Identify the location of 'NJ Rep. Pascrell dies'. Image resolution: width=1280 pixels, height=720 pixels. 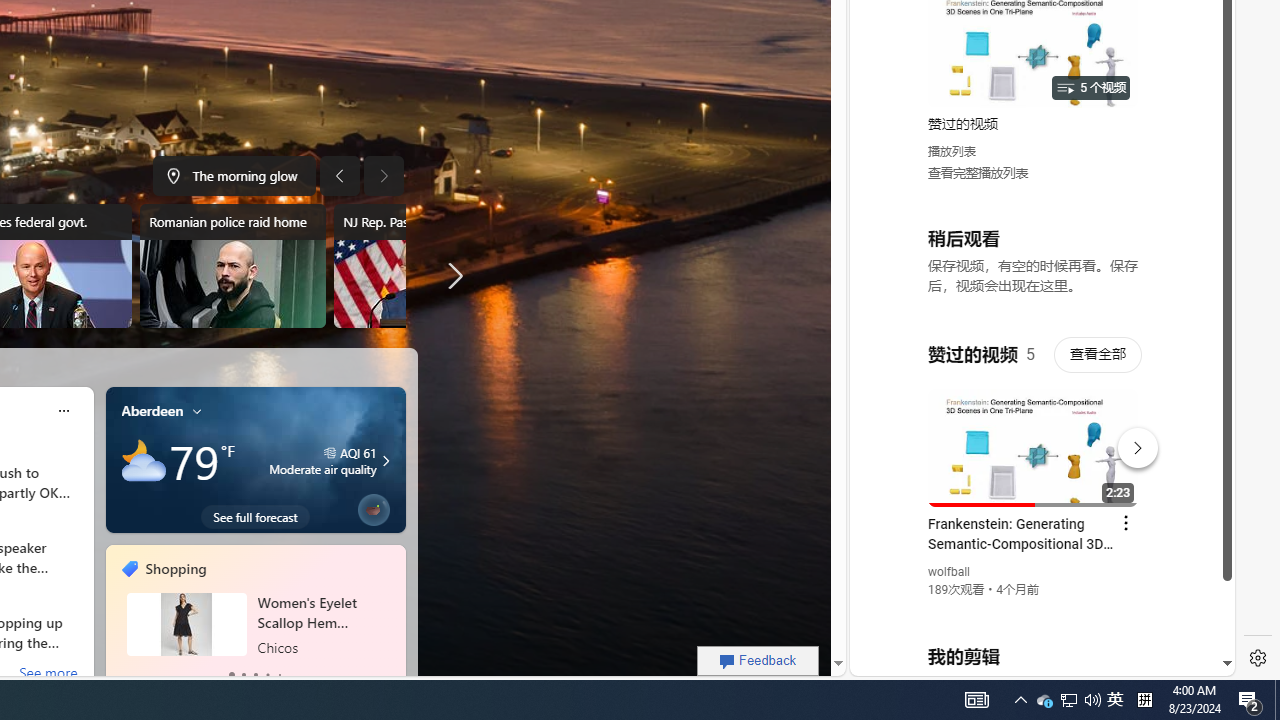
(425, 265).